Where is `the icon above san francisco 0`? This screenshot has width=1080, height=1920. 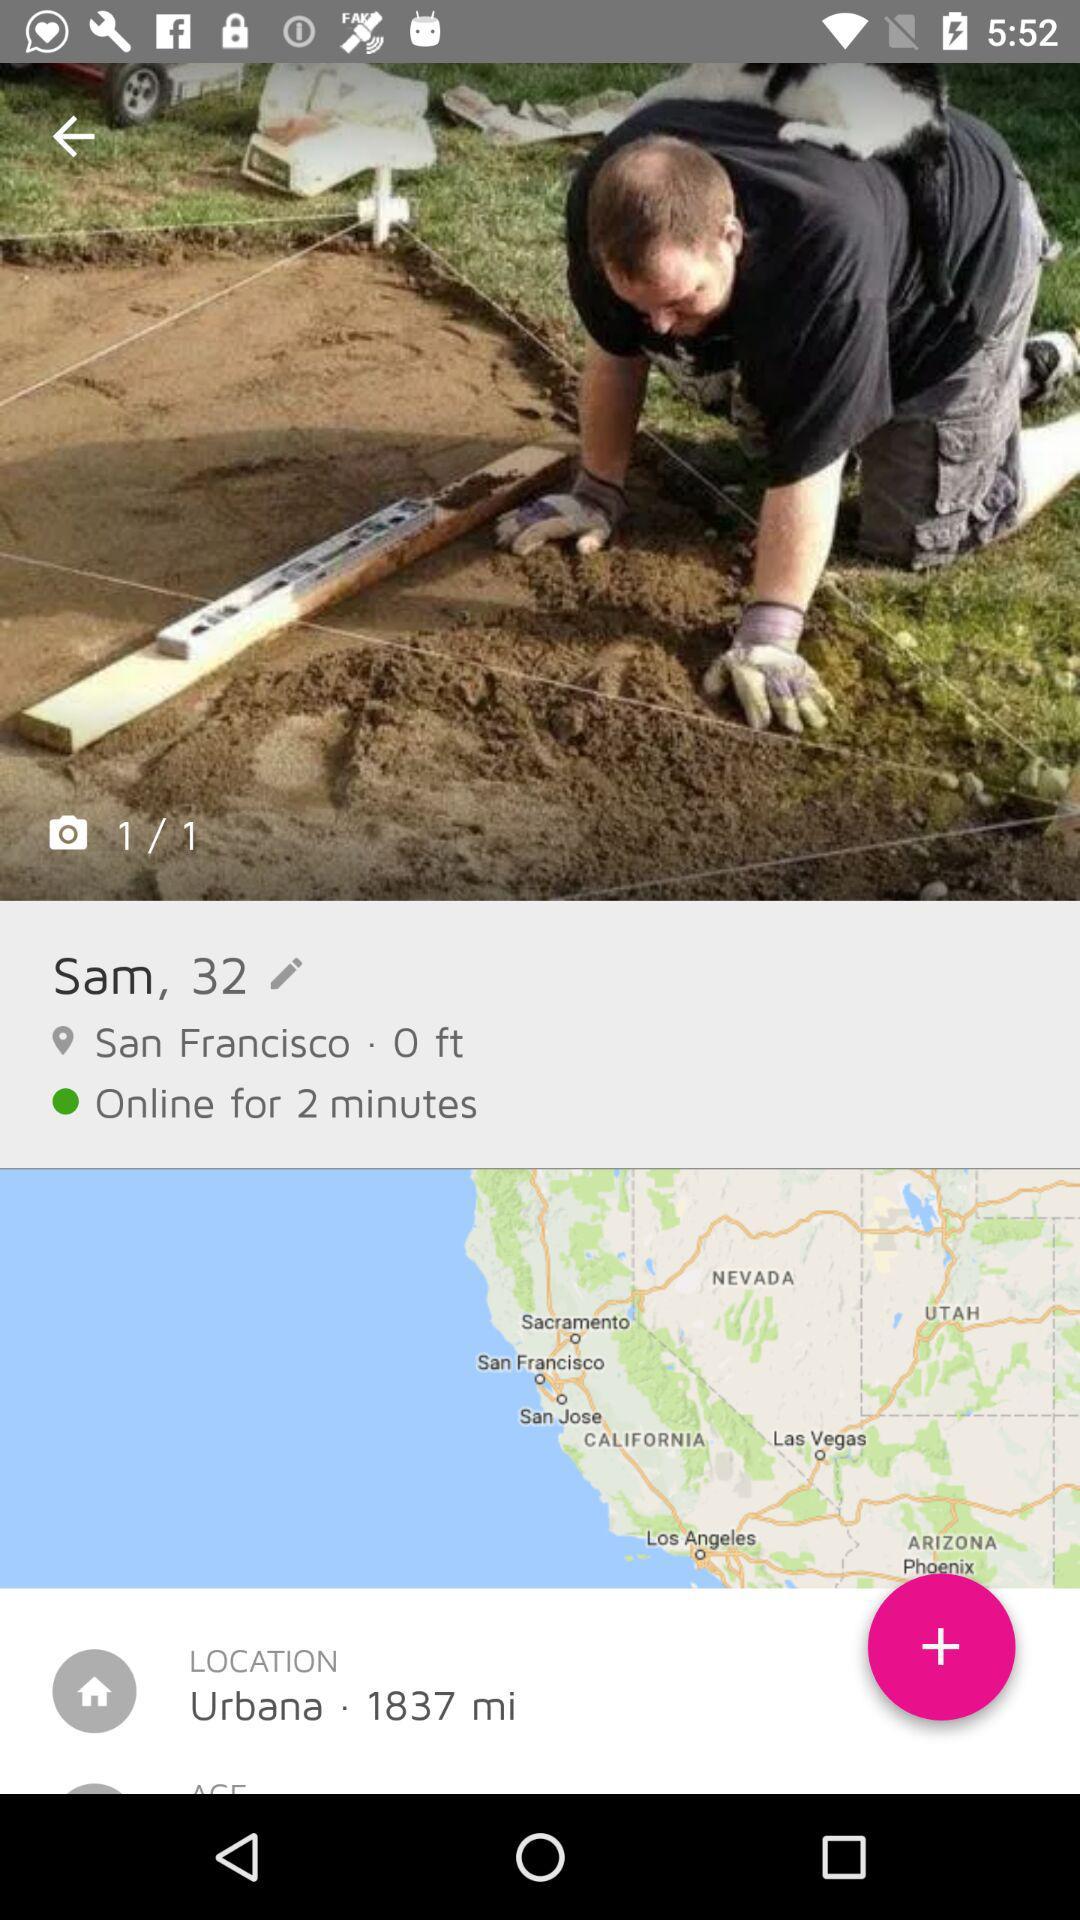 the icon above san francisco 0 is located at coordinates (227, 973).